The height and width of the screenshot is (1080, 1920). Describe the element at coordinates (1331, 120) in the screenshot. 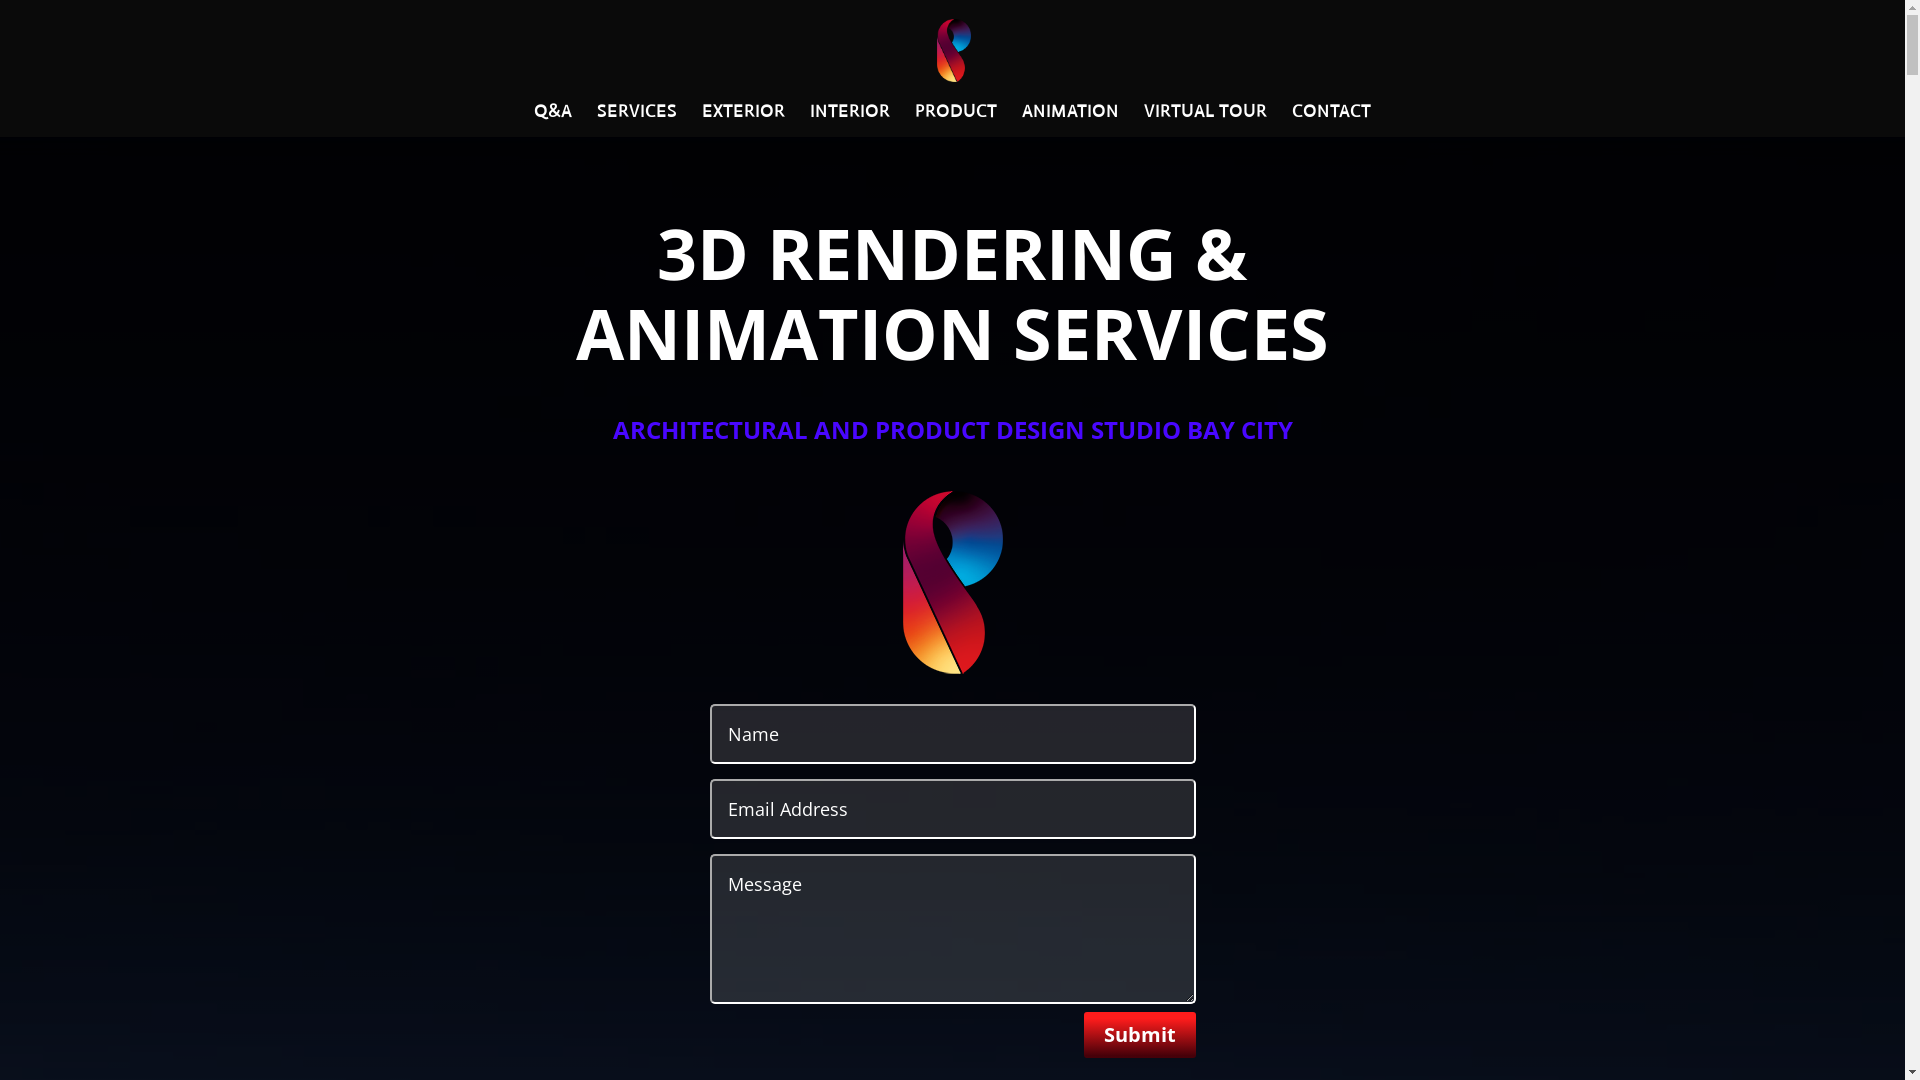

I see `'CONTACT'` at that location.